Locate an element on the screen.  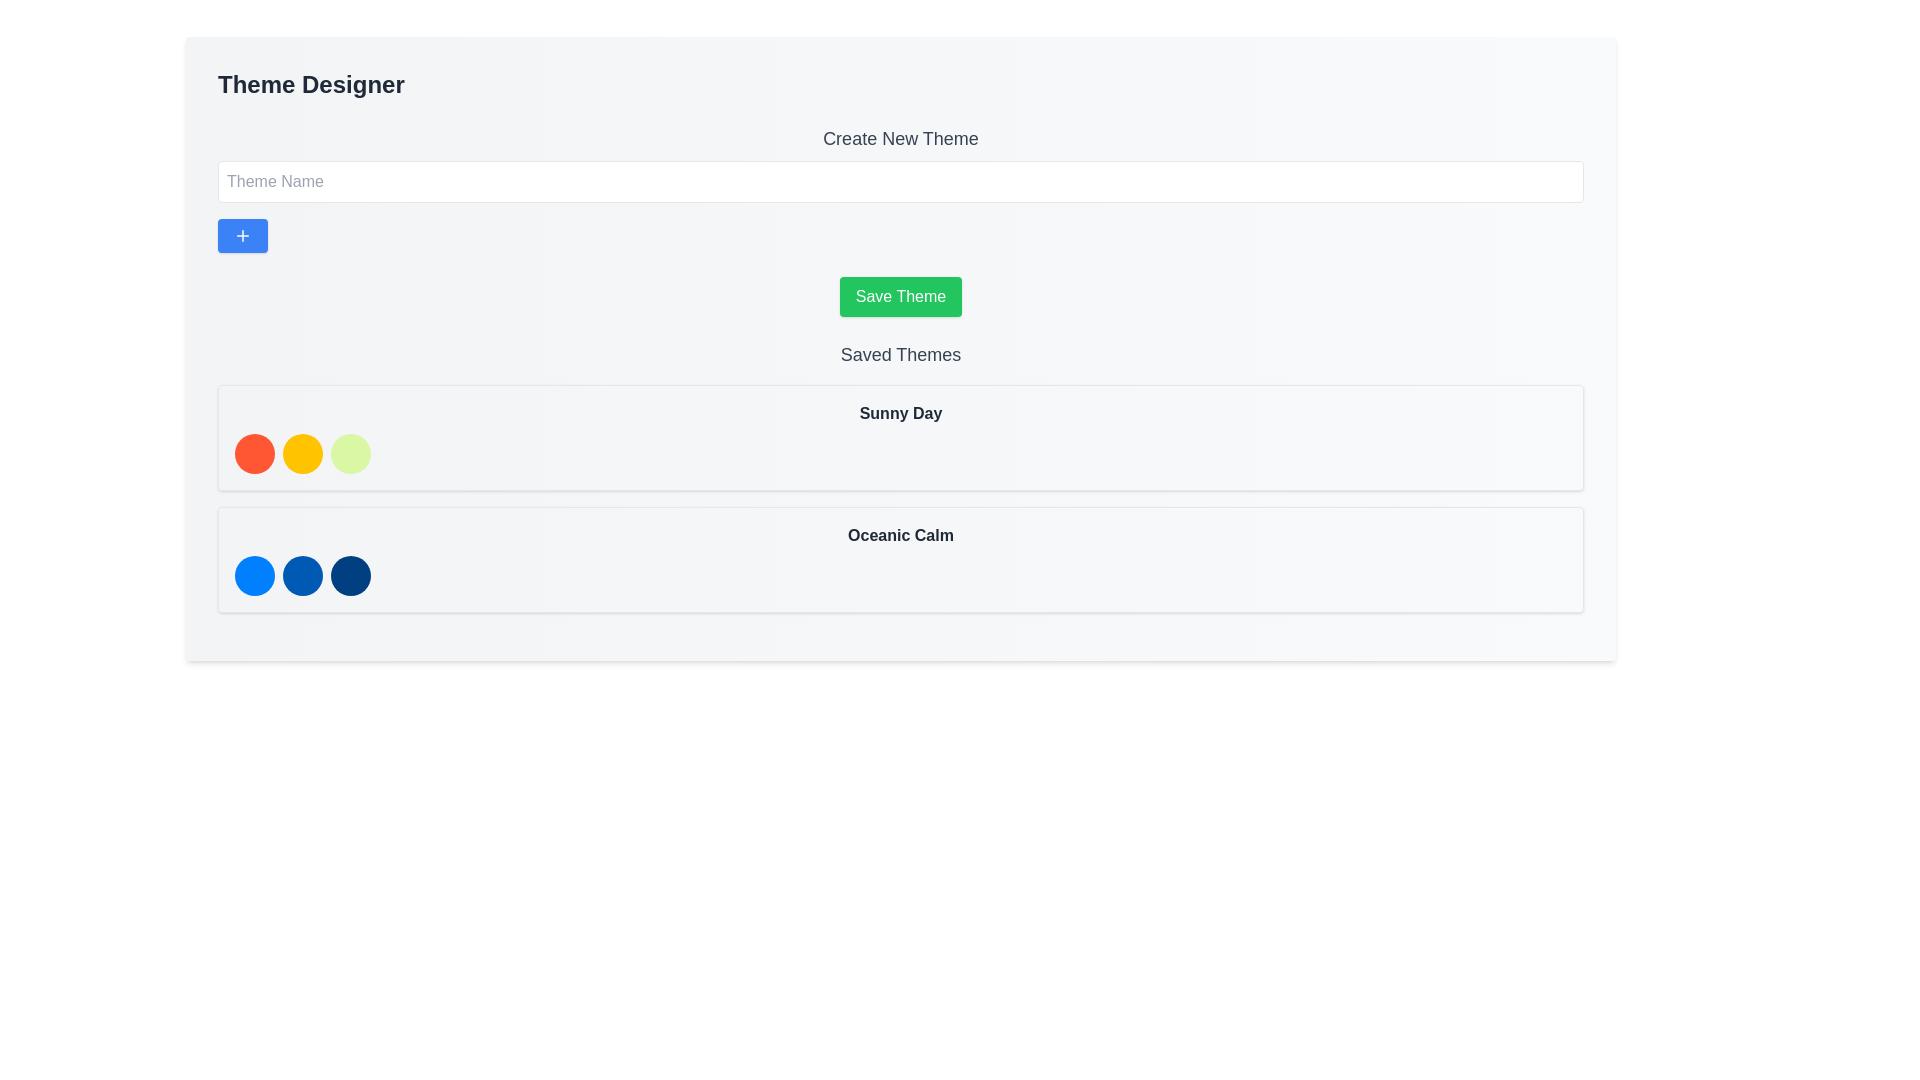
the 'Sunny Day' label, which serves as a descriptive heading within its section and is positioned above a row of circular colored icons is located at coordinates (900, 412).